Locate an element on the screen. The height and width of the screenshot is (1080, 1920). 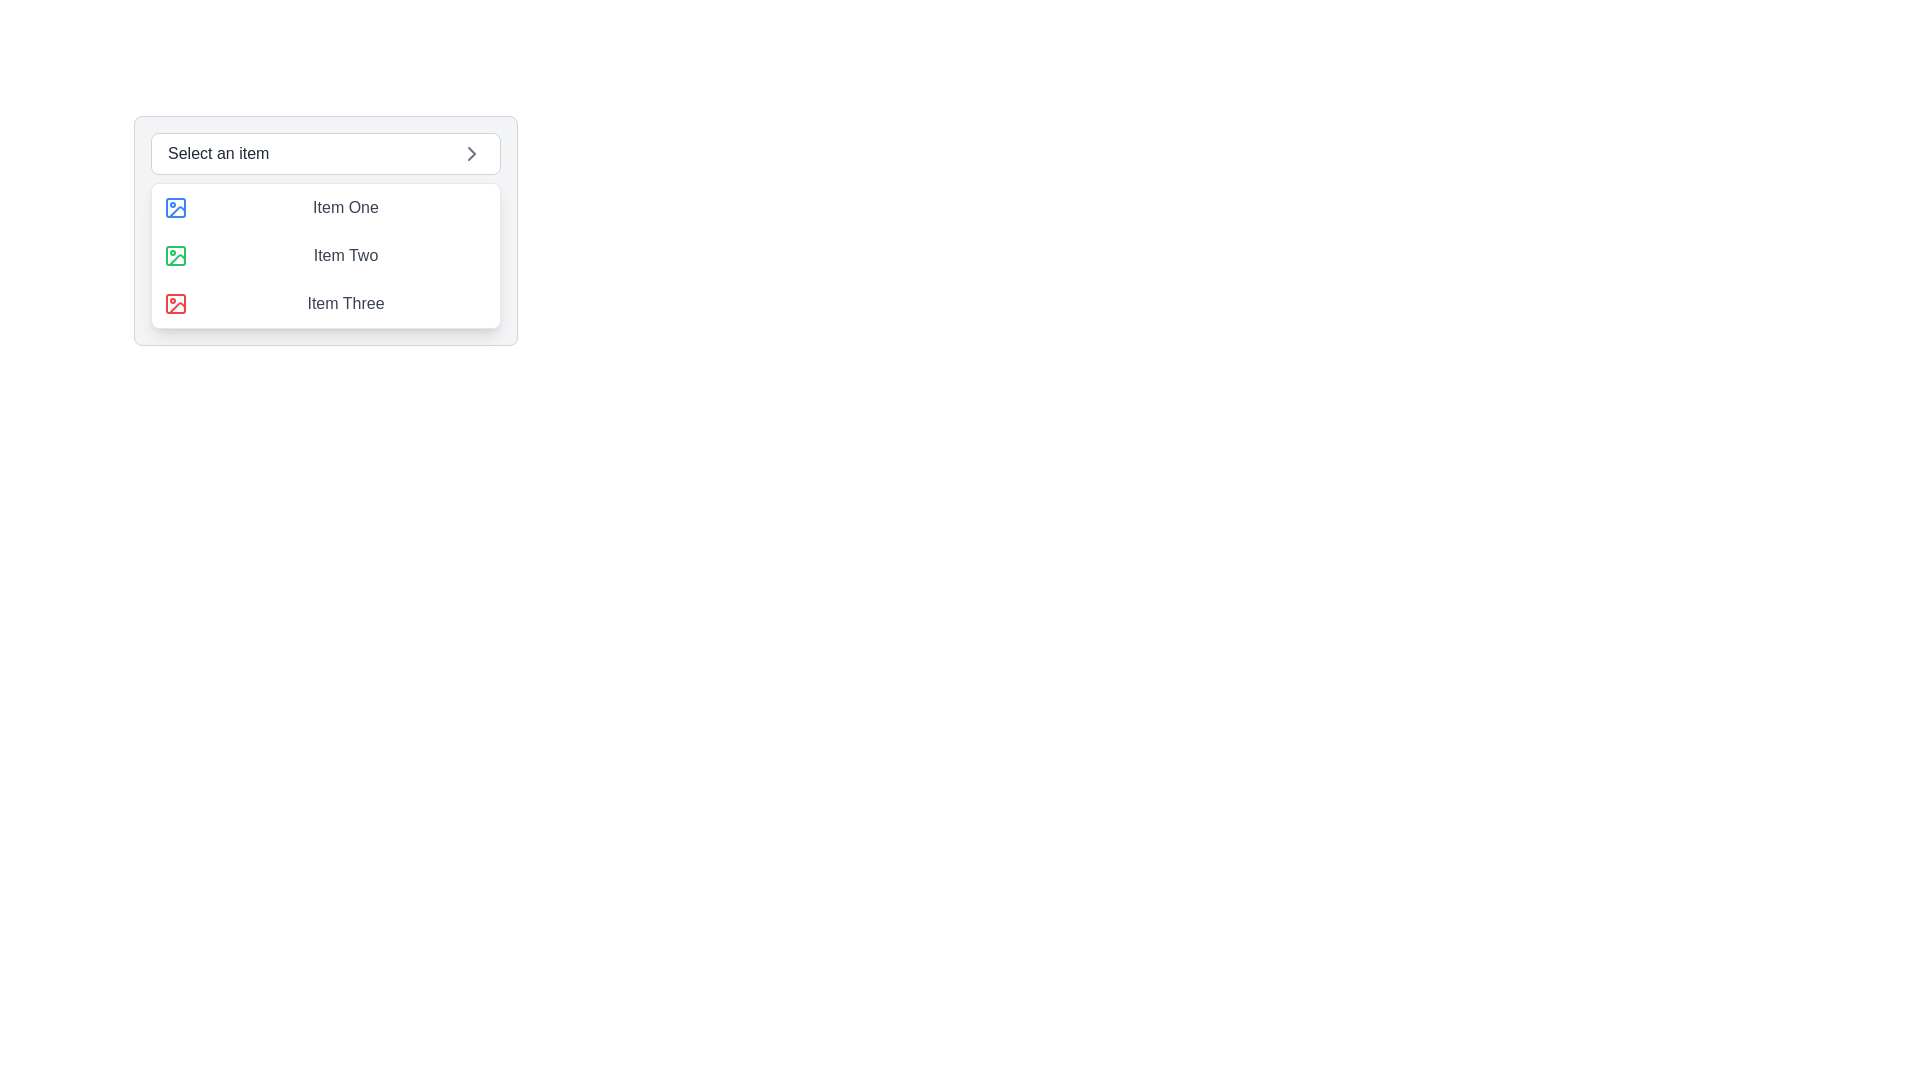
the chevron icon indicating the expandable menu associated with the 'Select an item' dropdown box is located at coordinates (470, 153).